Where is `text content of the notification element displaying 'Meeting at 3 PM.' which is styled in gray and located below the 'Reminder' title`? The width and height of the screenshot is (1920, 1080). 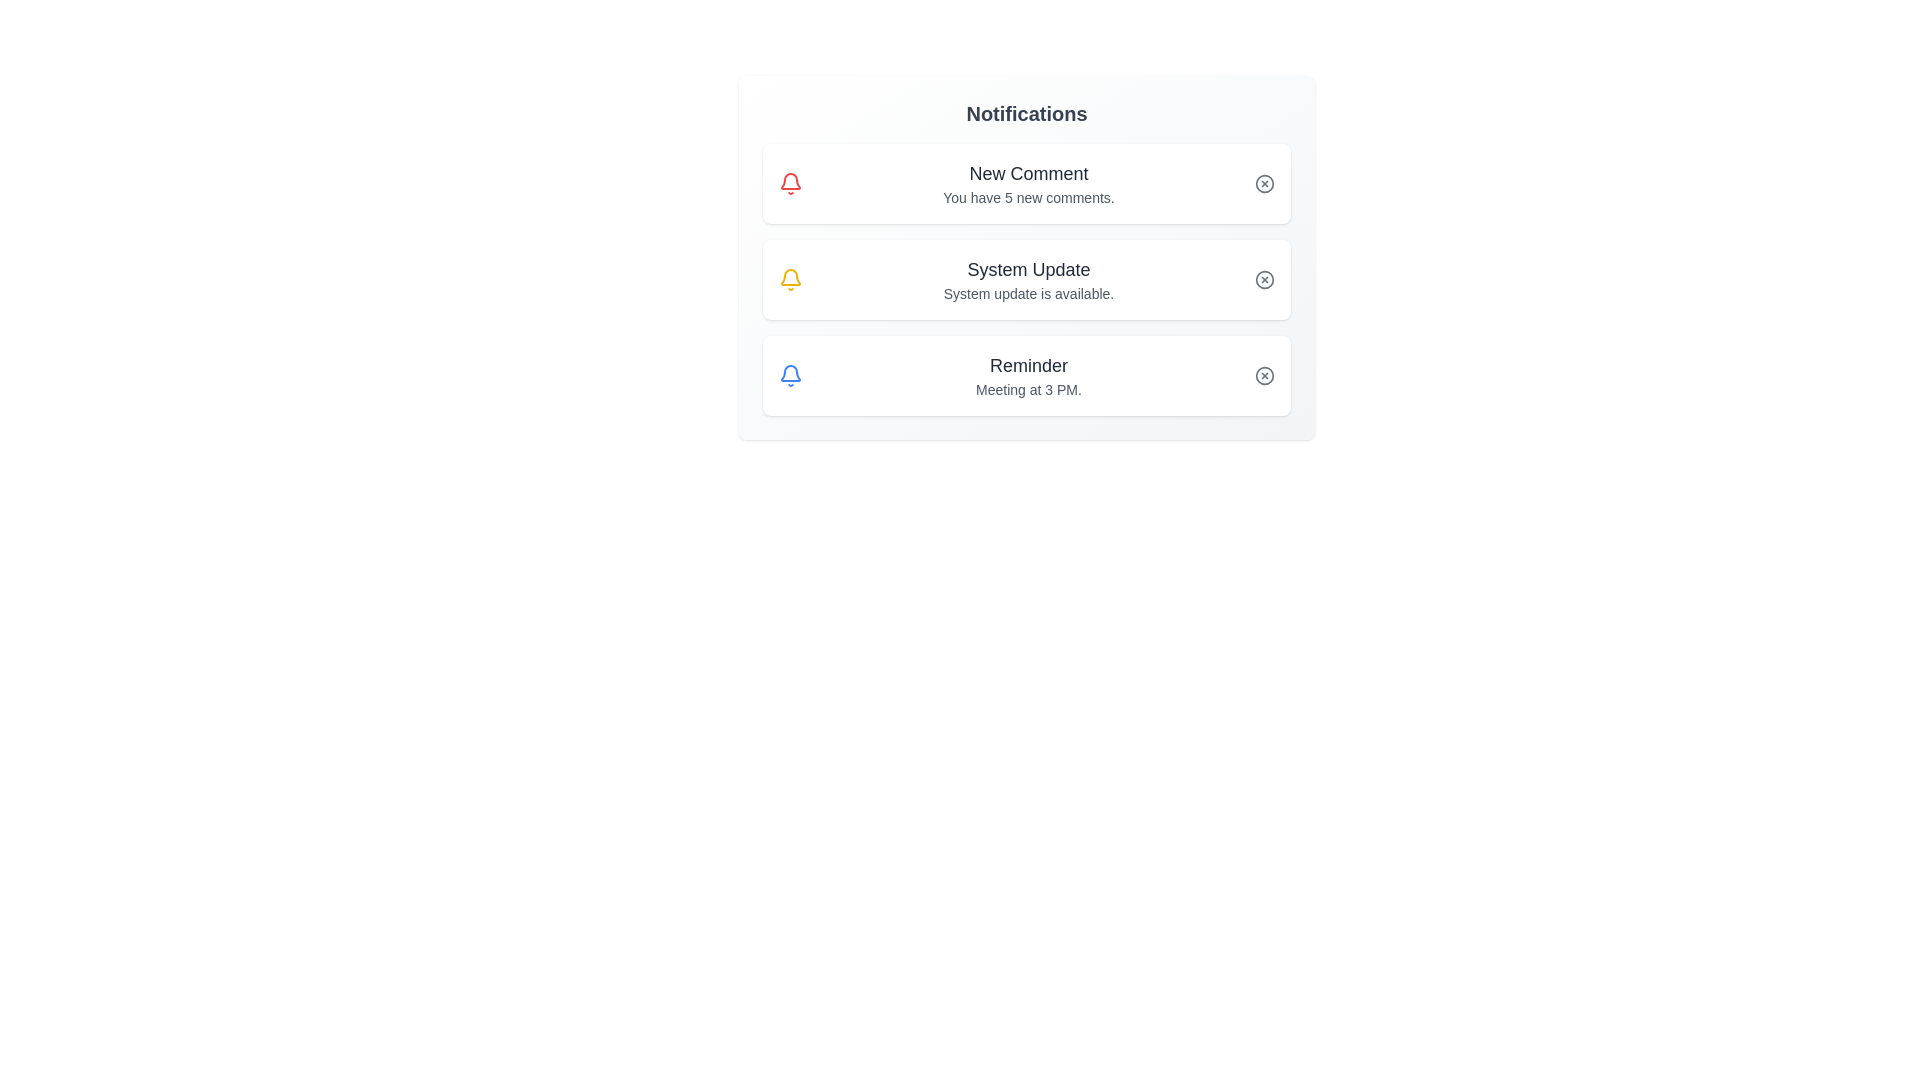 text content of the notification element displaying 'Meeting at 3 PM.' which is styled in gray and located below the 'Reminder' title is located at coordinates (1028, 389).